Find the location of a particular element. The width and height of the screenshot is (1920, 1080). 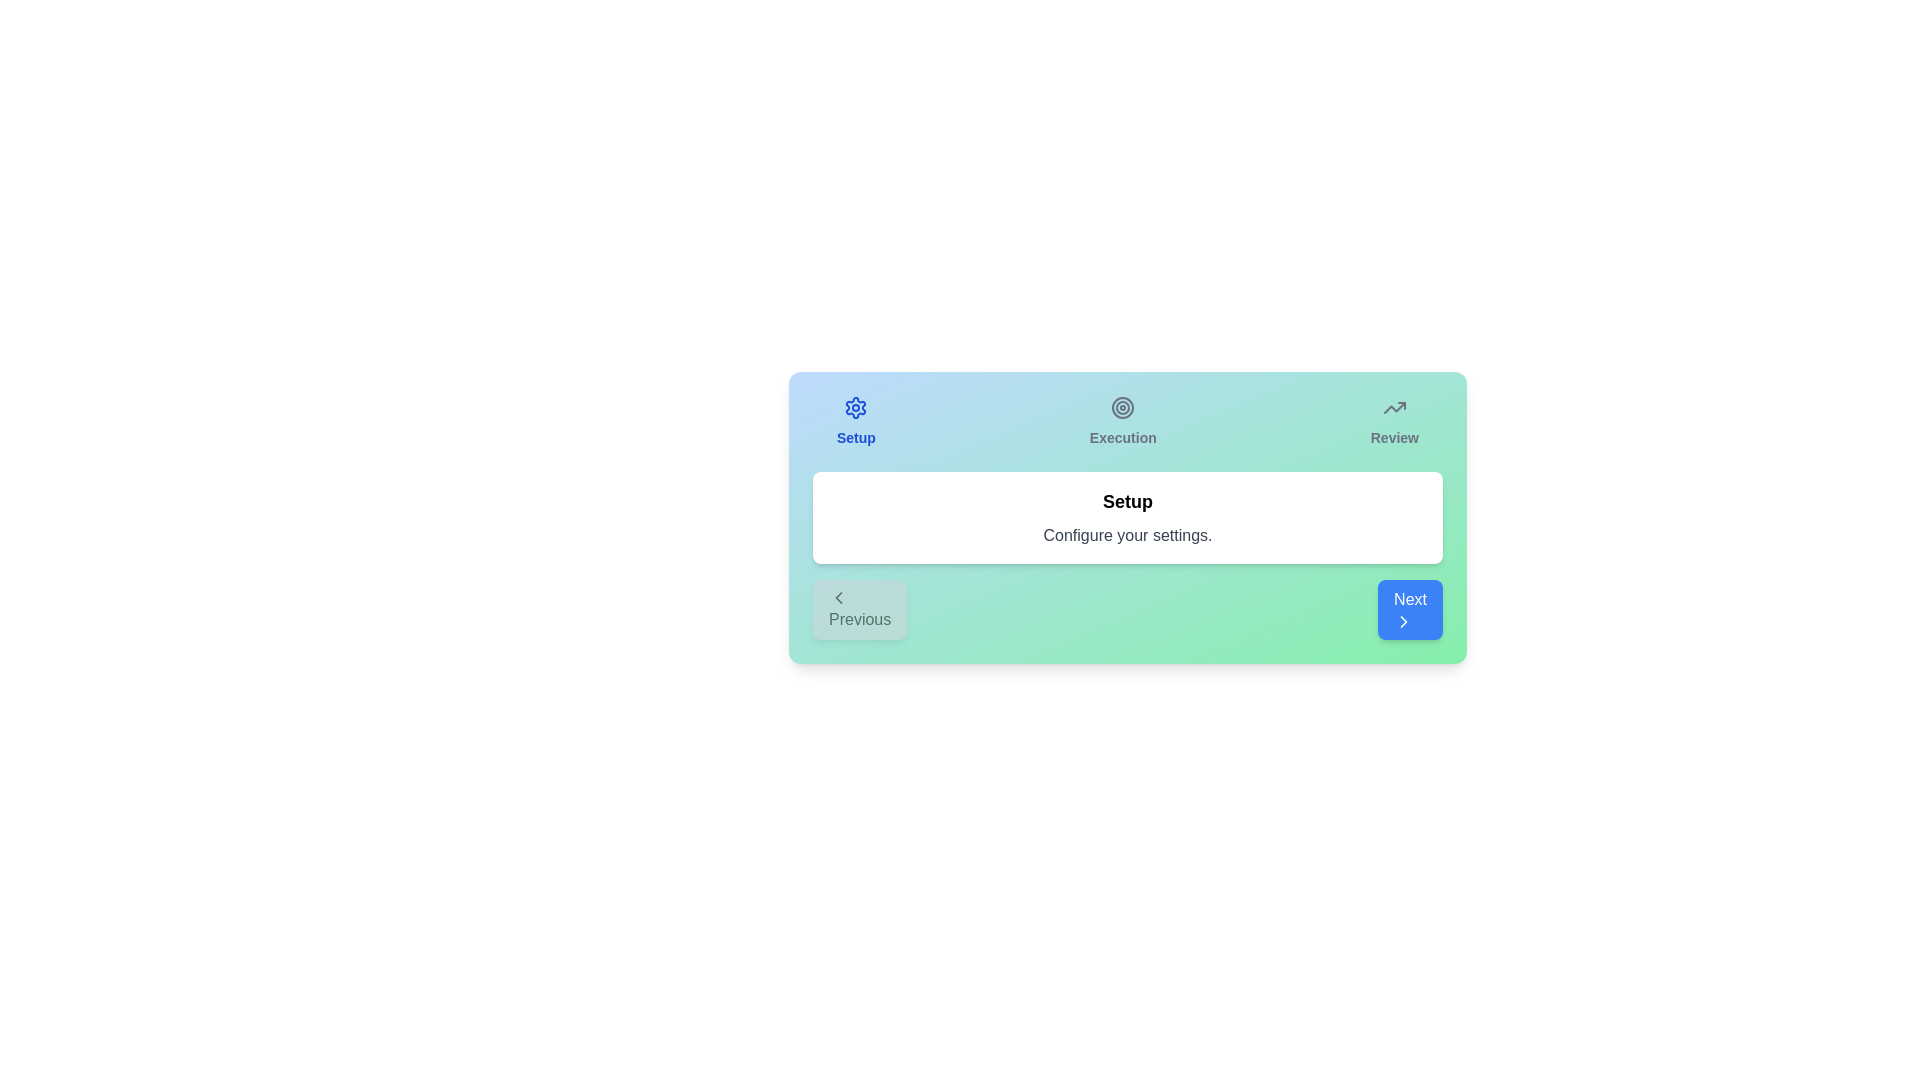

the 'Next' button to navigate to the next step is located at coordinates (1409, 608).